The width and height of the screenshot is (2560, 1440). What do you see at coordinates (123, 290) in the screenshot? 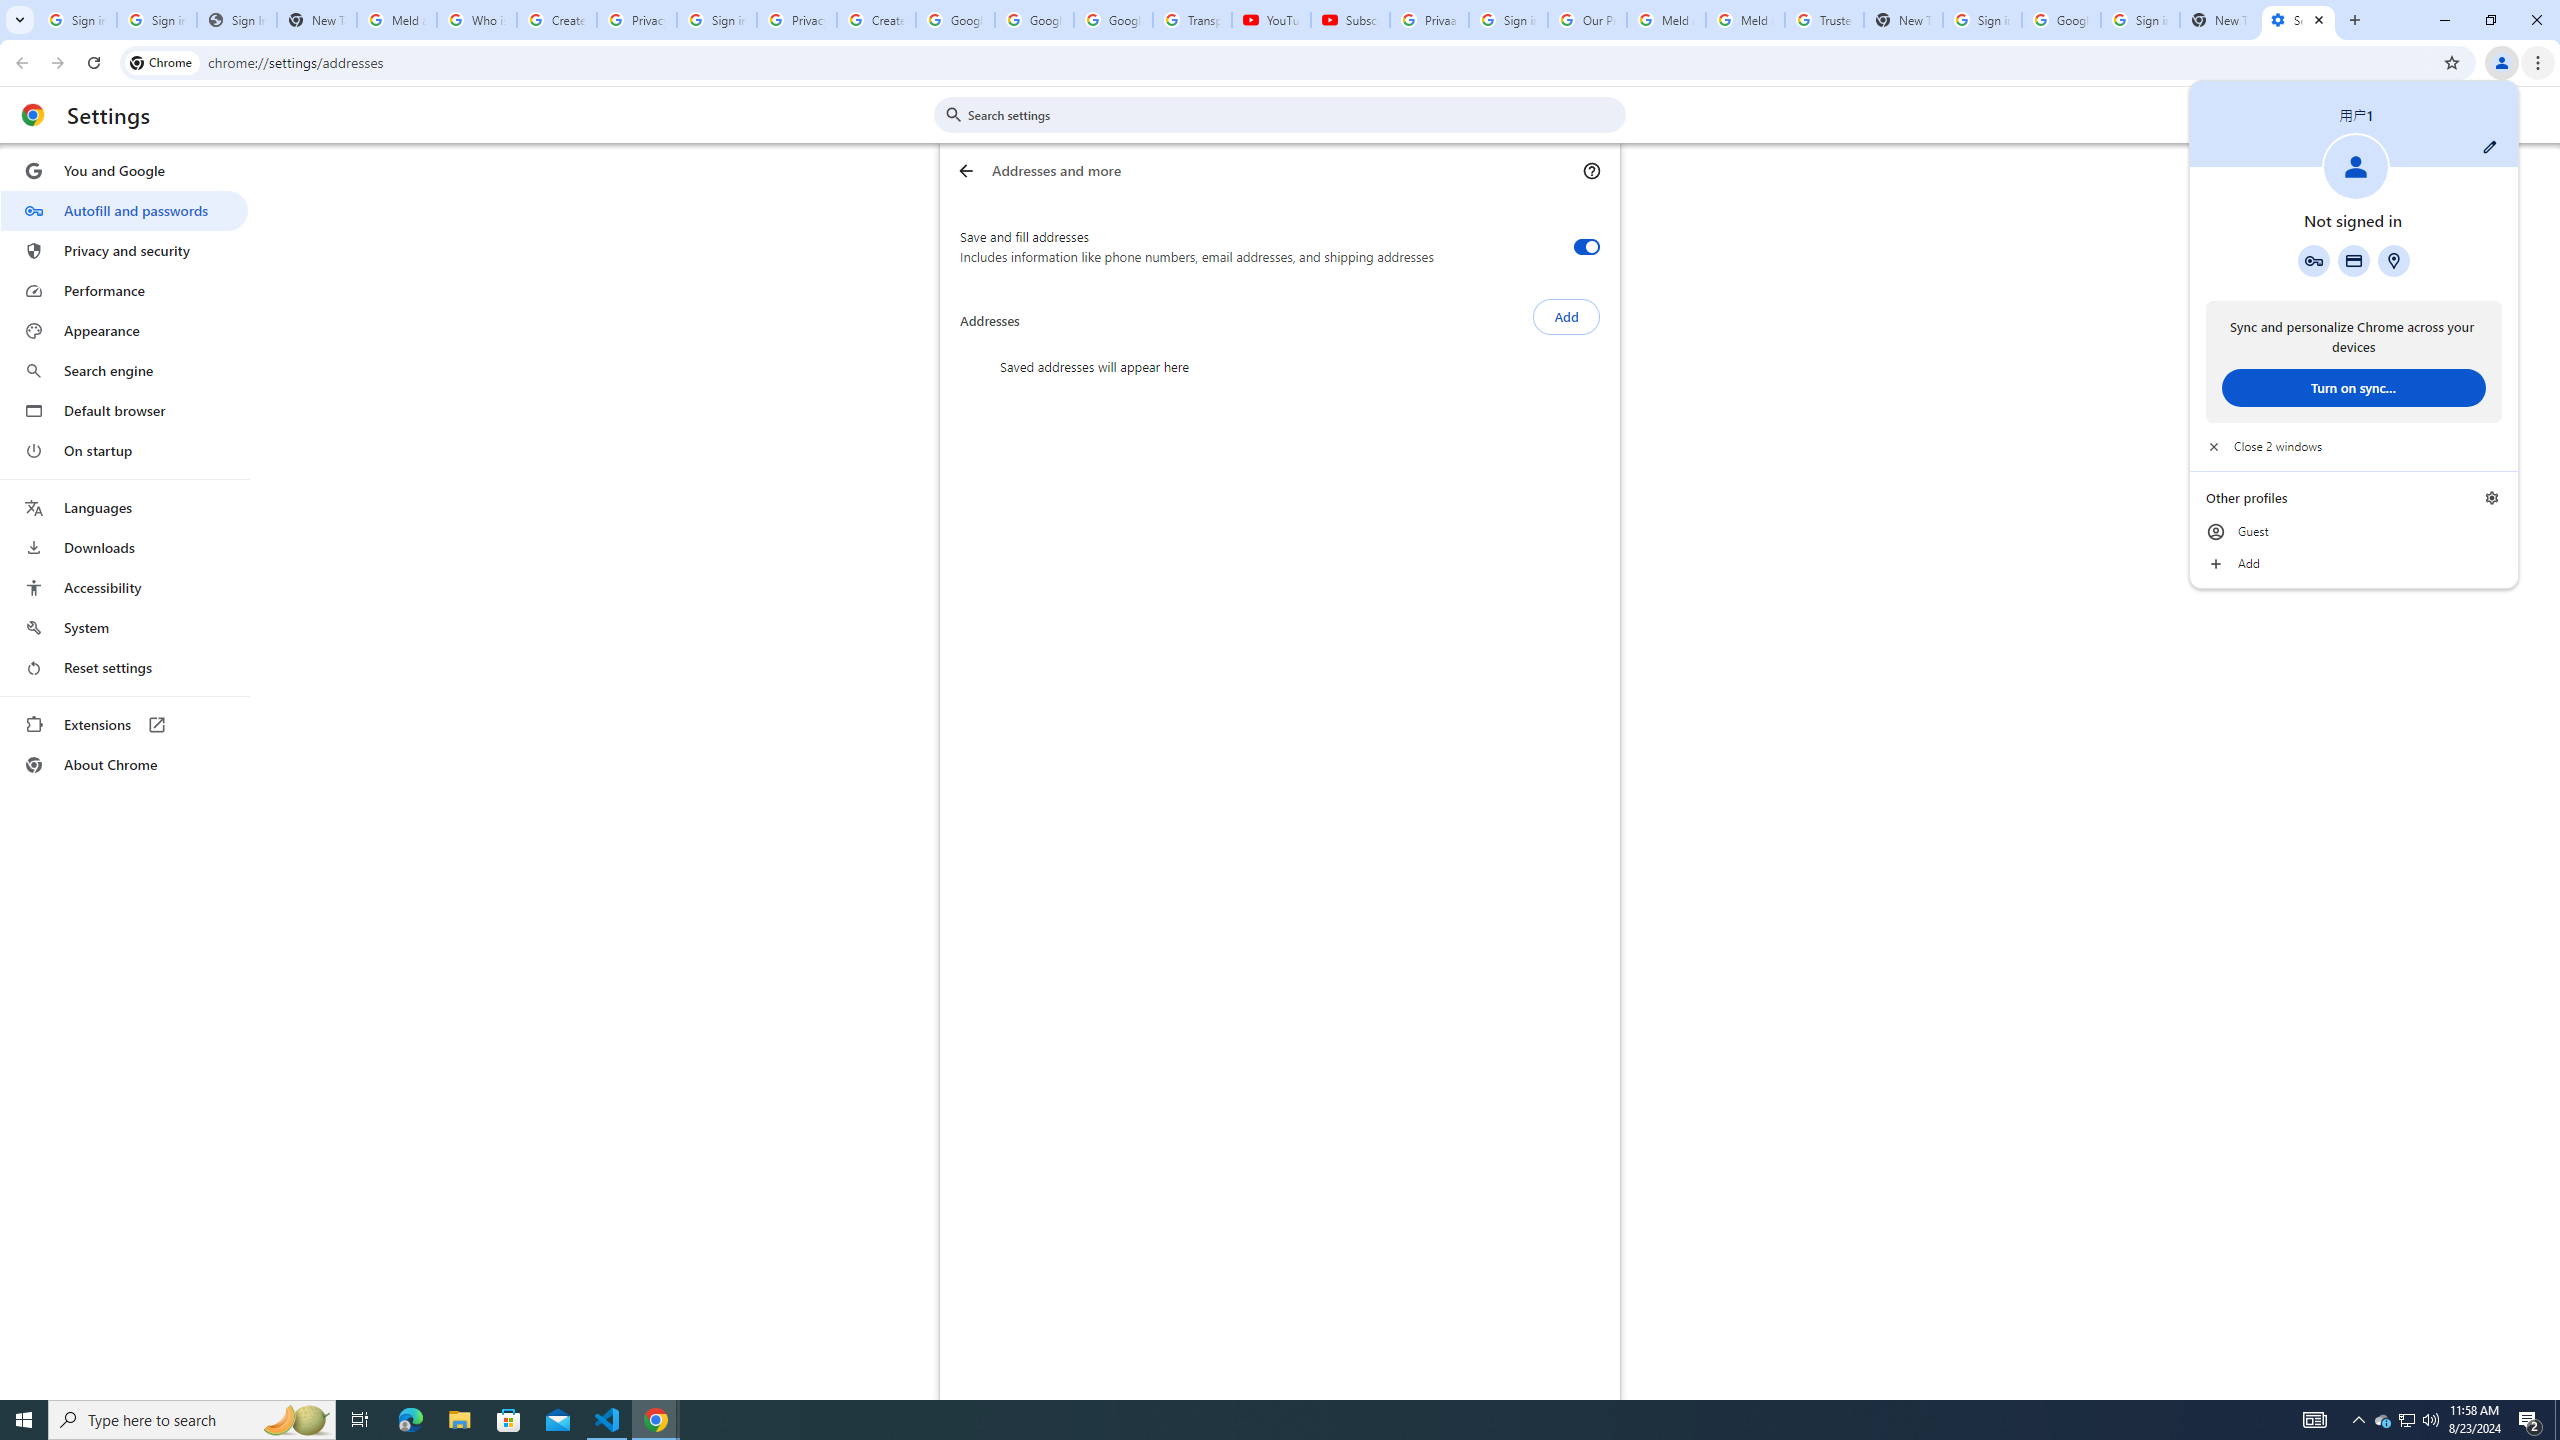
I see `'Performance'` at bounding box center [123, 290].